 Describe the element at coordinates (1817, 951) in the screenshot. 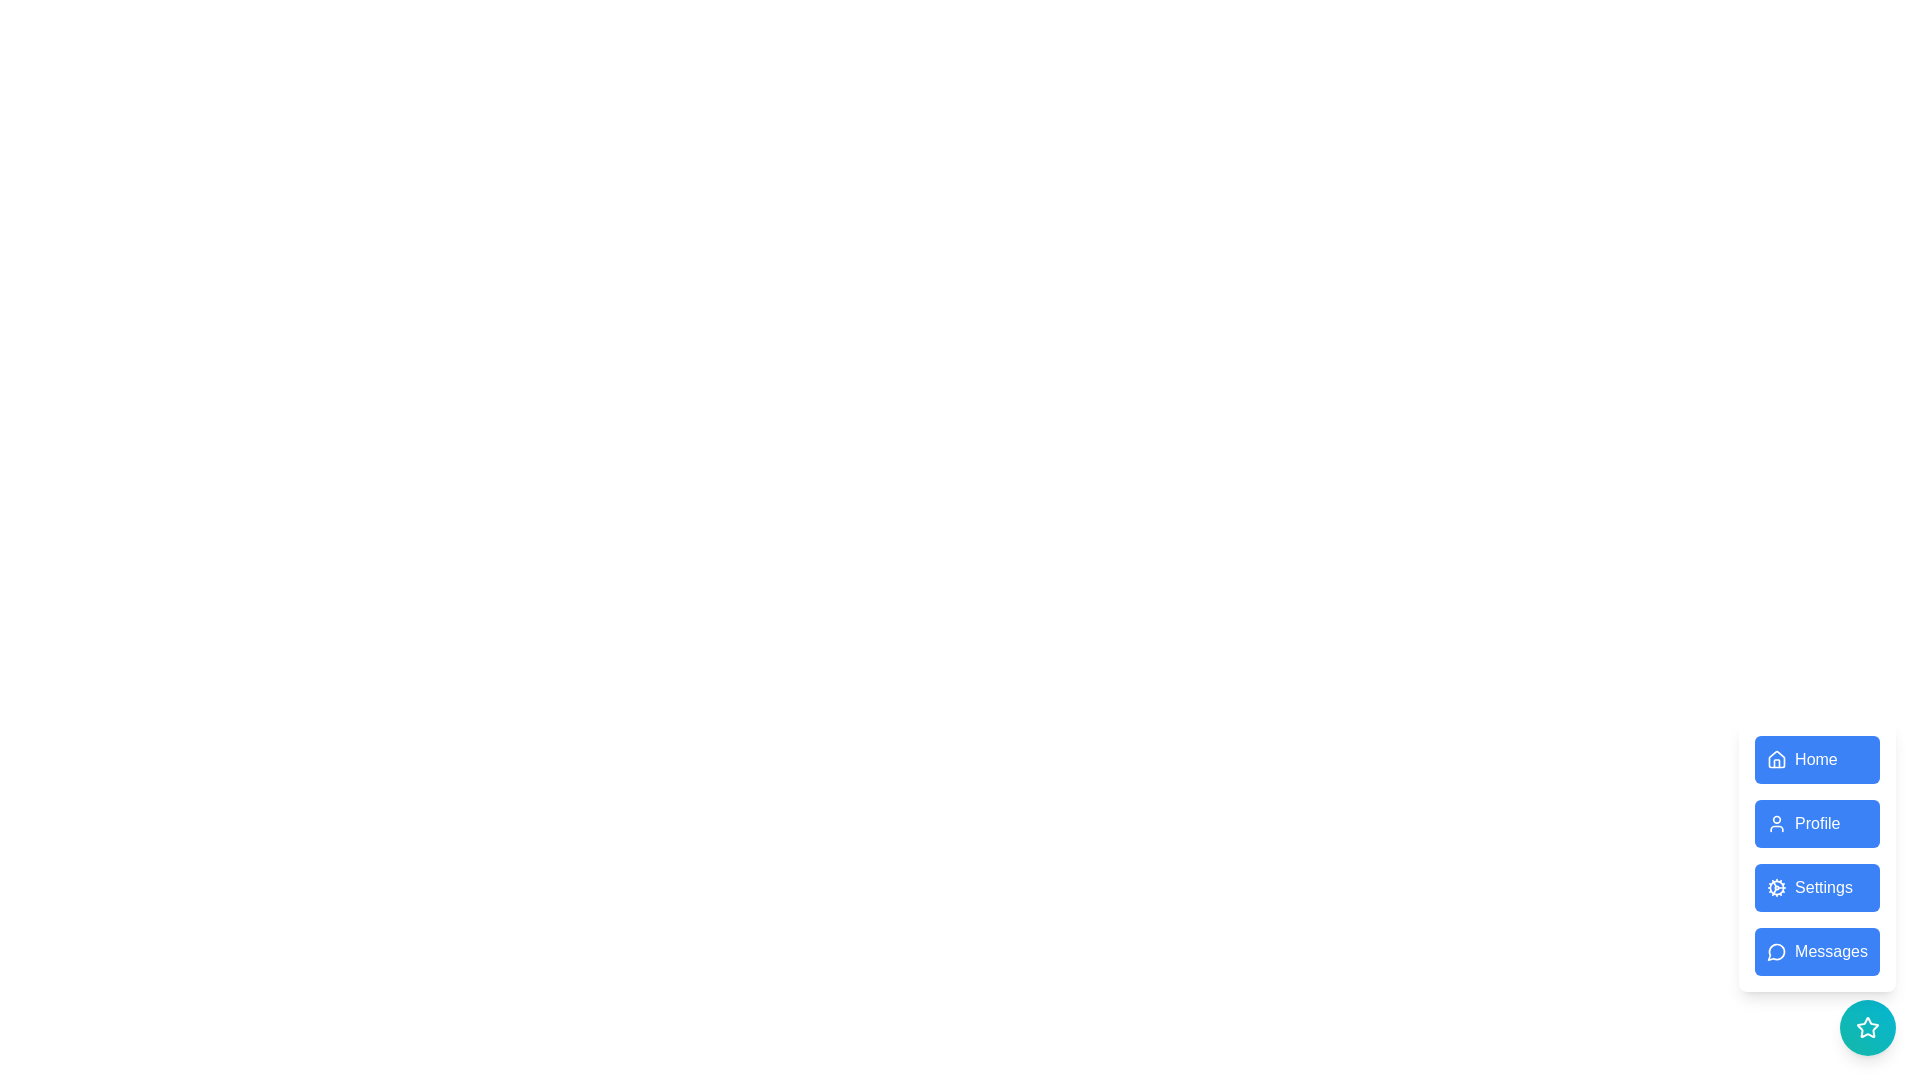

I see `the 'Messages' button, which is a rounded rectangular button with a vibrant blue background and white text` at that location.